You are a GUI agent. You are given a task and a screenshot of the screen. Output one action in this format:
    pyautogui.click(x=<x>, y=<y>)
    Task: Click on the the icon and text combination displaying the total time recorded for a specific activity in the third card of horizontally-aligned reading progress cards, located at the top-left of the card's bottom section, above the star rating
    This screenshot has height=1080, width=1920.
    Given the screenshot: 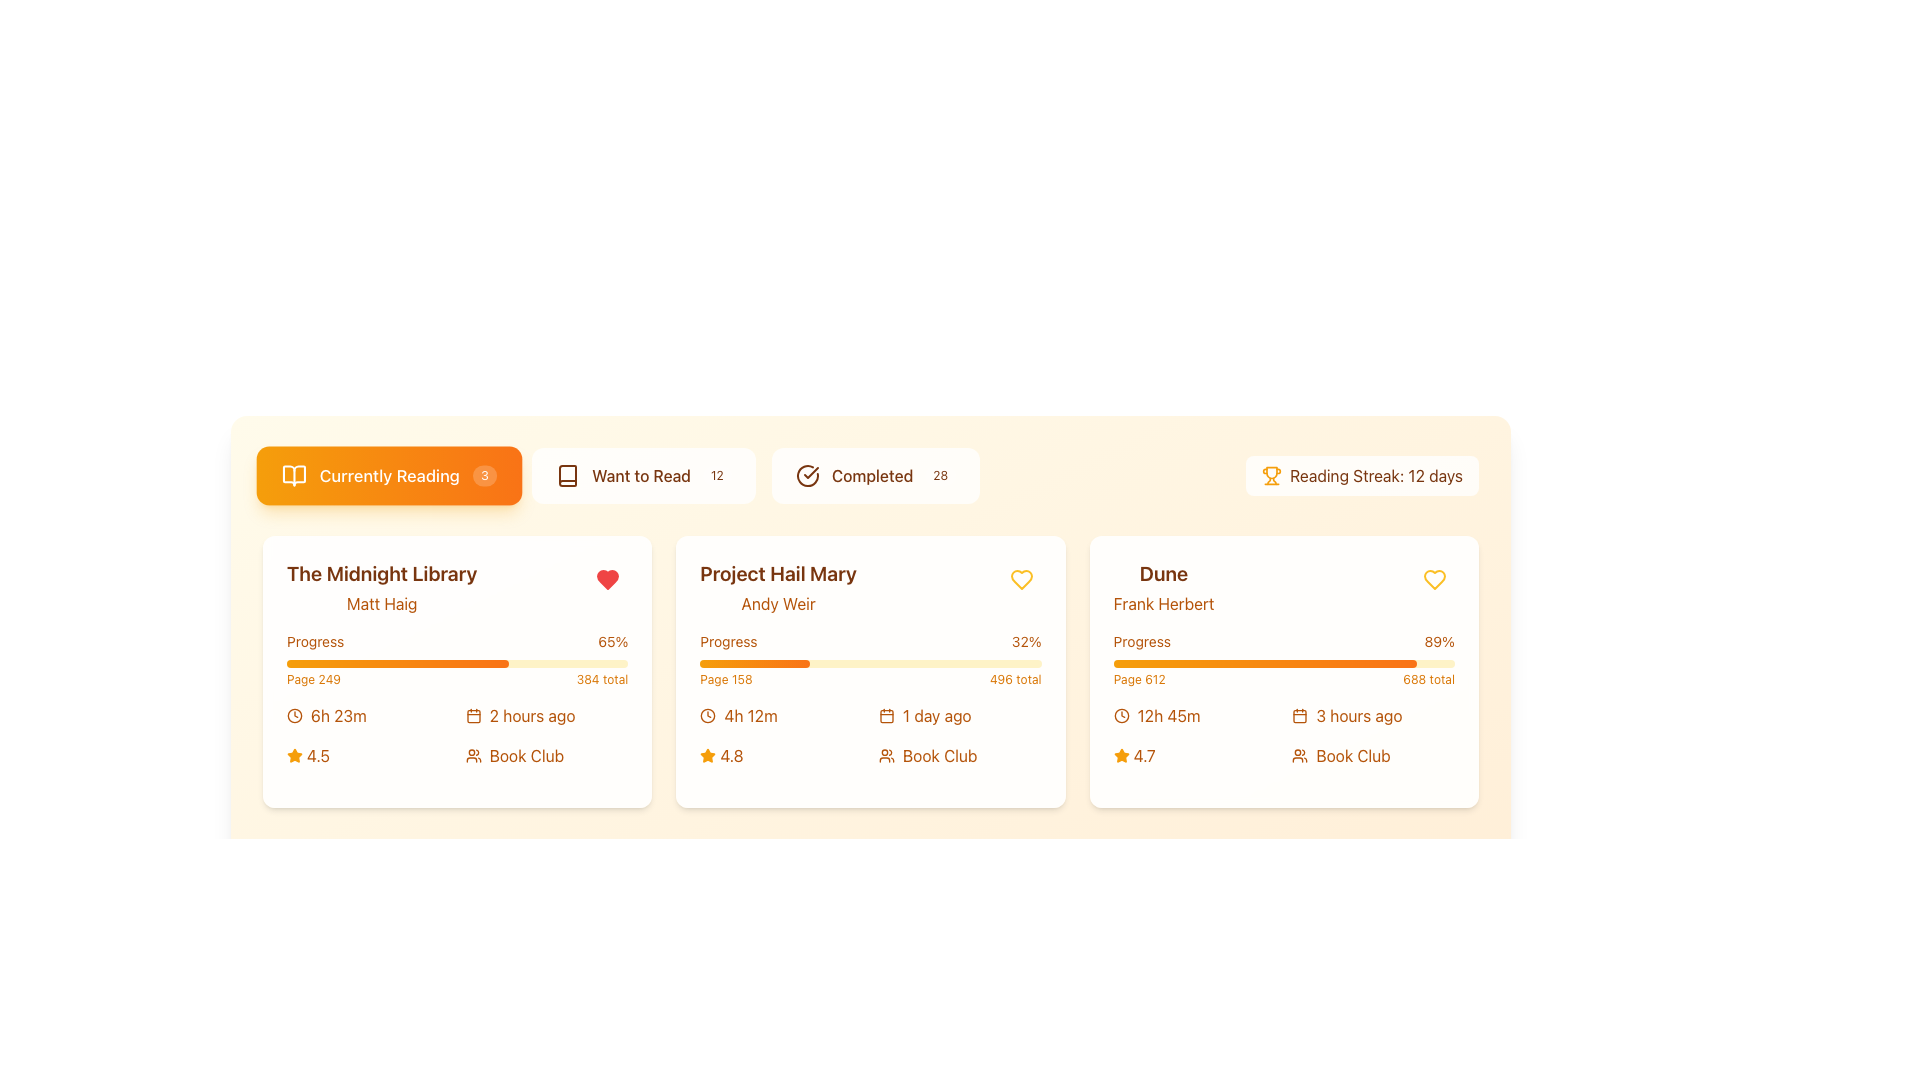 What is the action you would take?
    pyautogui.click(x=1195, y=715)
    